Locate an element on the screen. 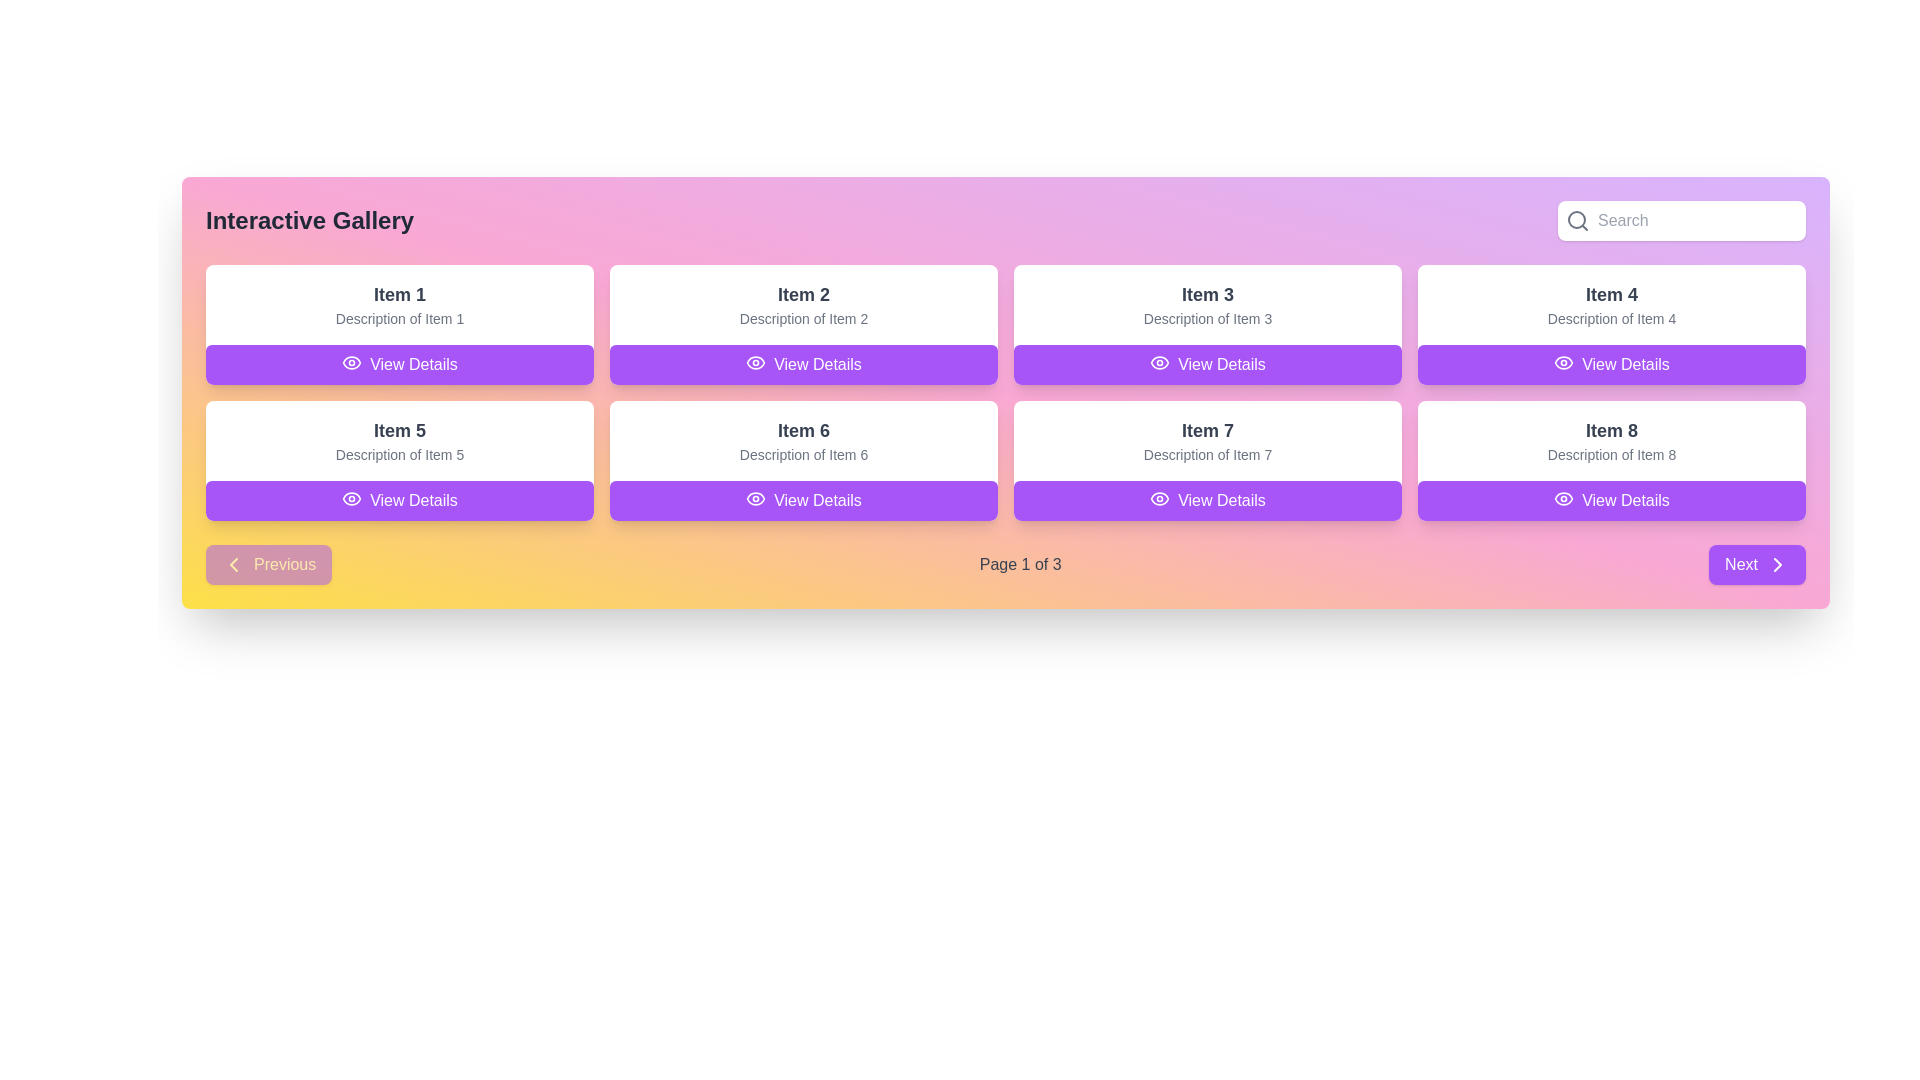 The image size is (1920, 1080). the small chevron-shaped icon pointing to the right, which is located to the right of the 'Next' button at the bottom right corner of the page is located at coordinates (1777, 564).